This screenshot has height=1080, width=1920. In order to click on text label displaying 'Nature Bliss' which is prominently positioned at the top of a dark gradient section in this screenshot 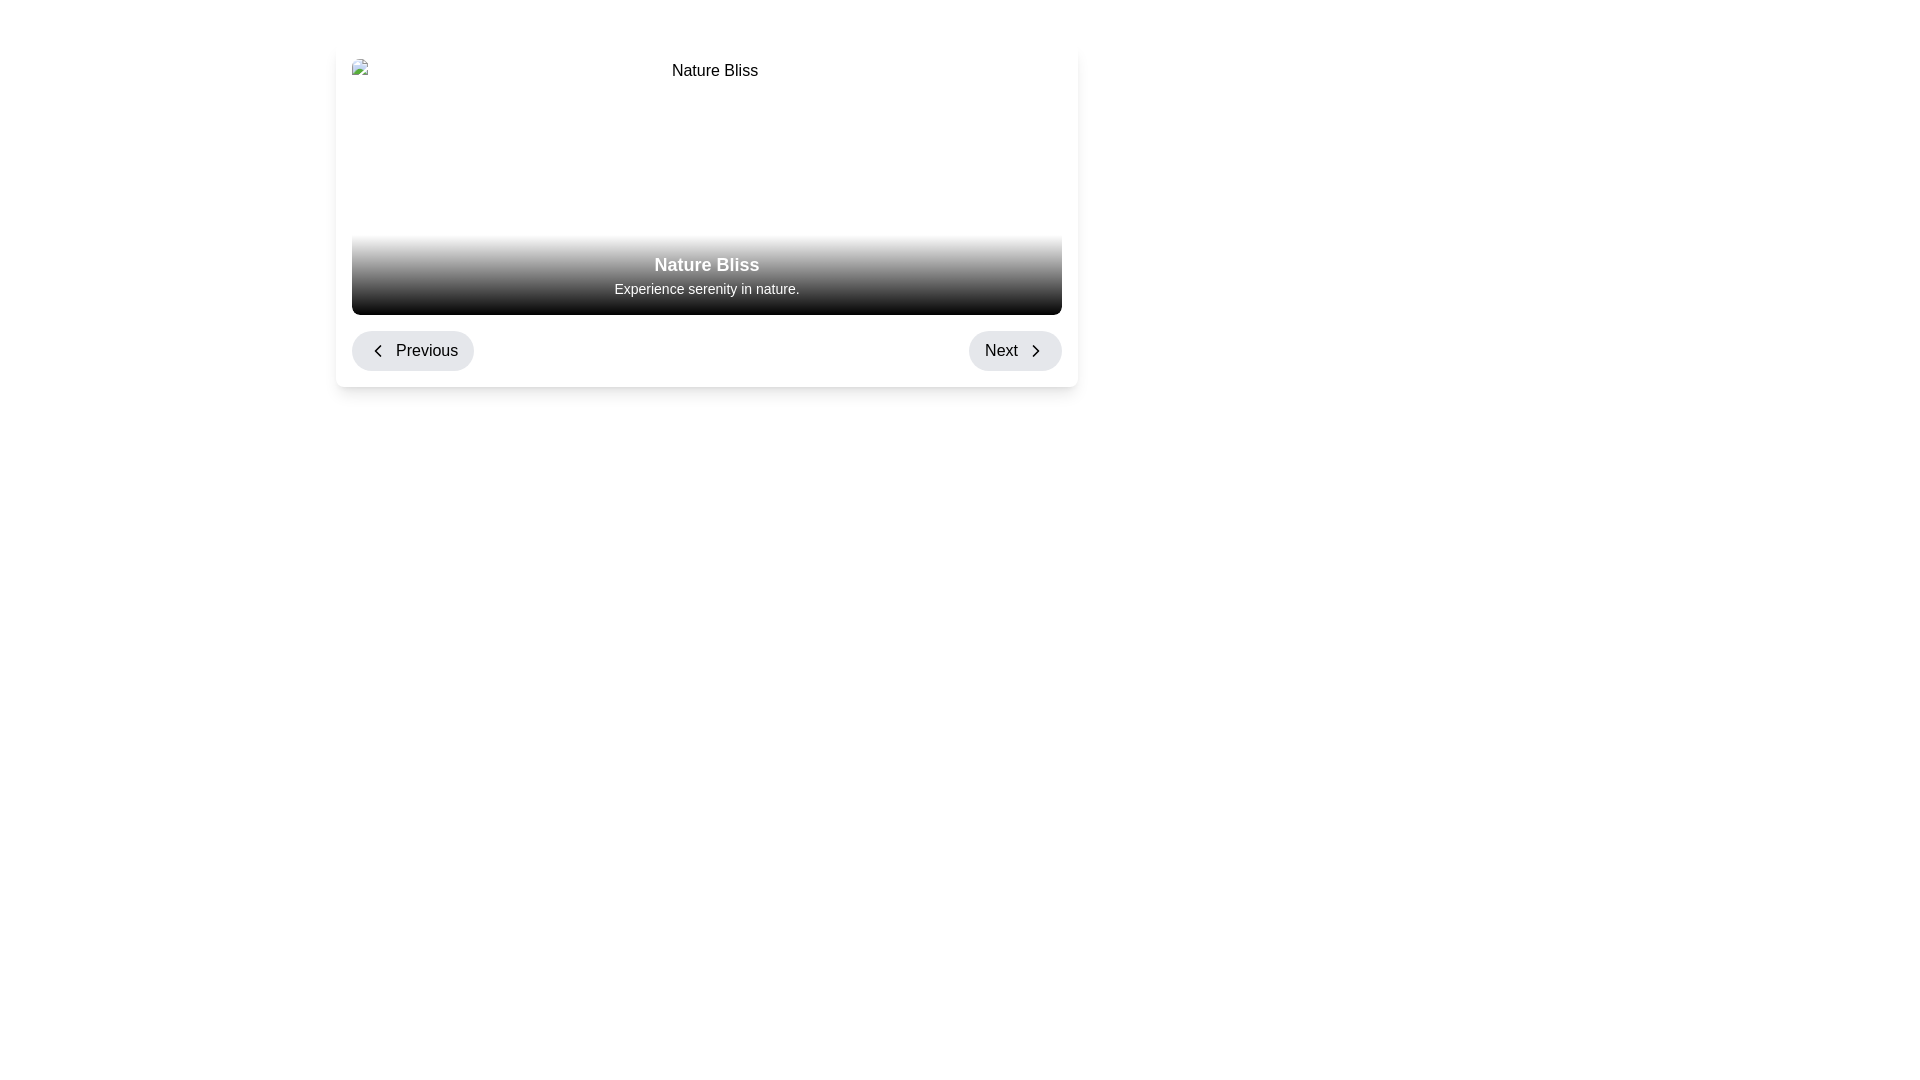, I will do `click(706, 264)`.